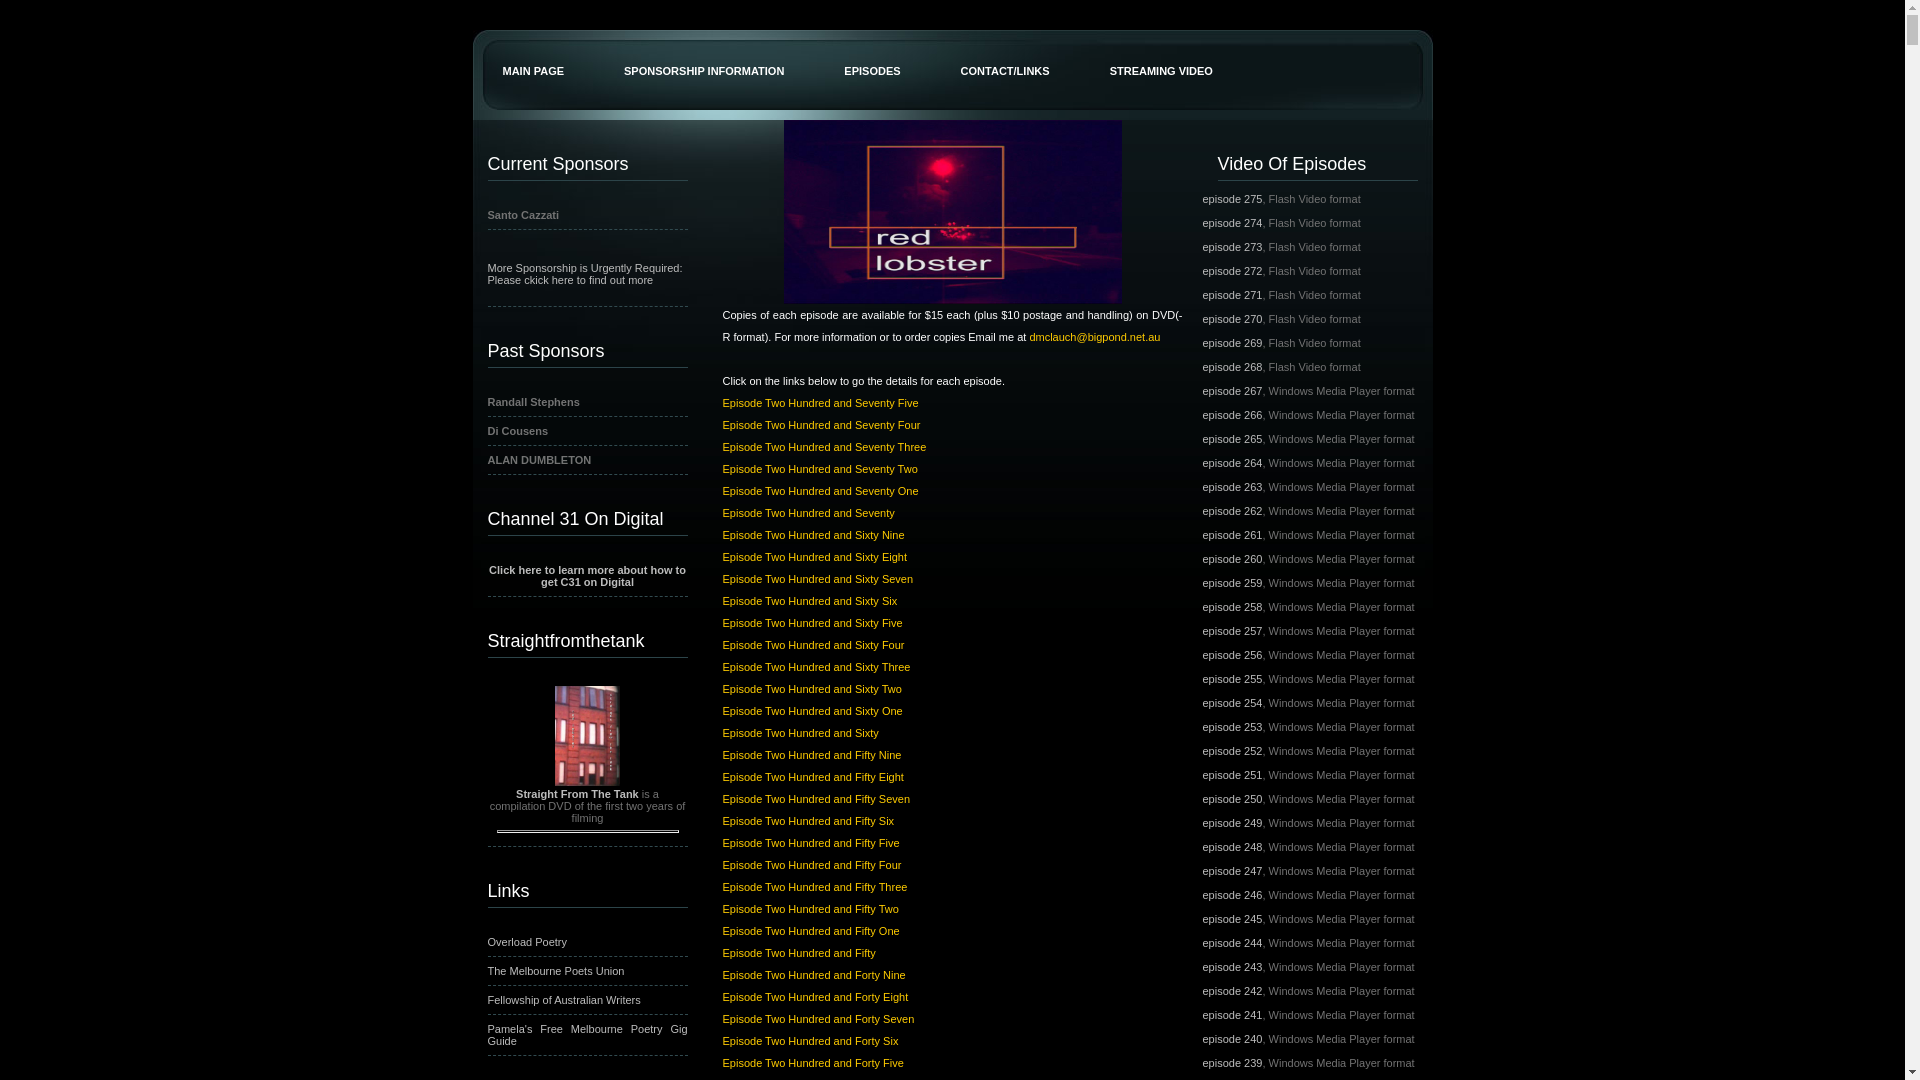 This screenshot has width=1920, height=1080. Describe the element at coordinates (812, 534) in the screenshot. I see `'Episode Two Hundred and Sixty Nine'` at that location.